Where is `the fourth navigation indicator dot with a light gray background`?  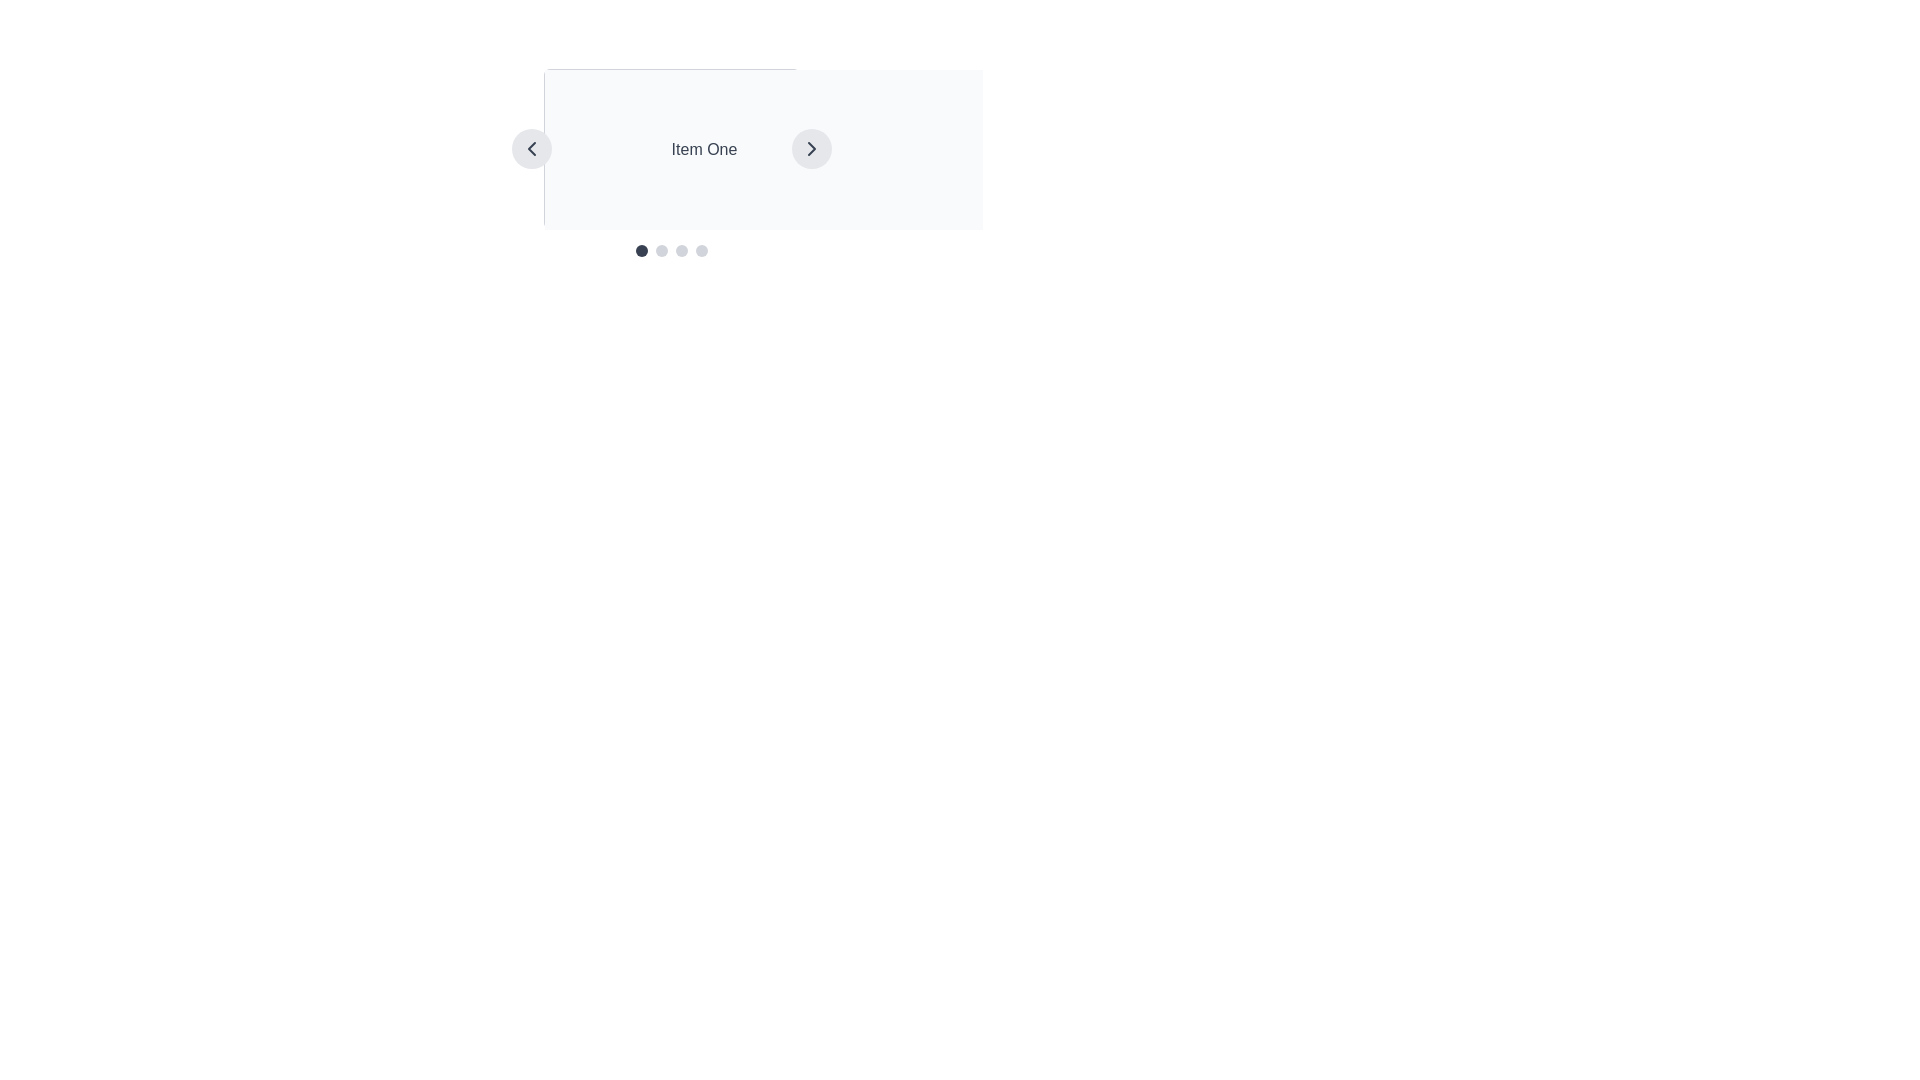 the fourth navigation indicator dot with a light gray background is located at coordinates (701, 249).